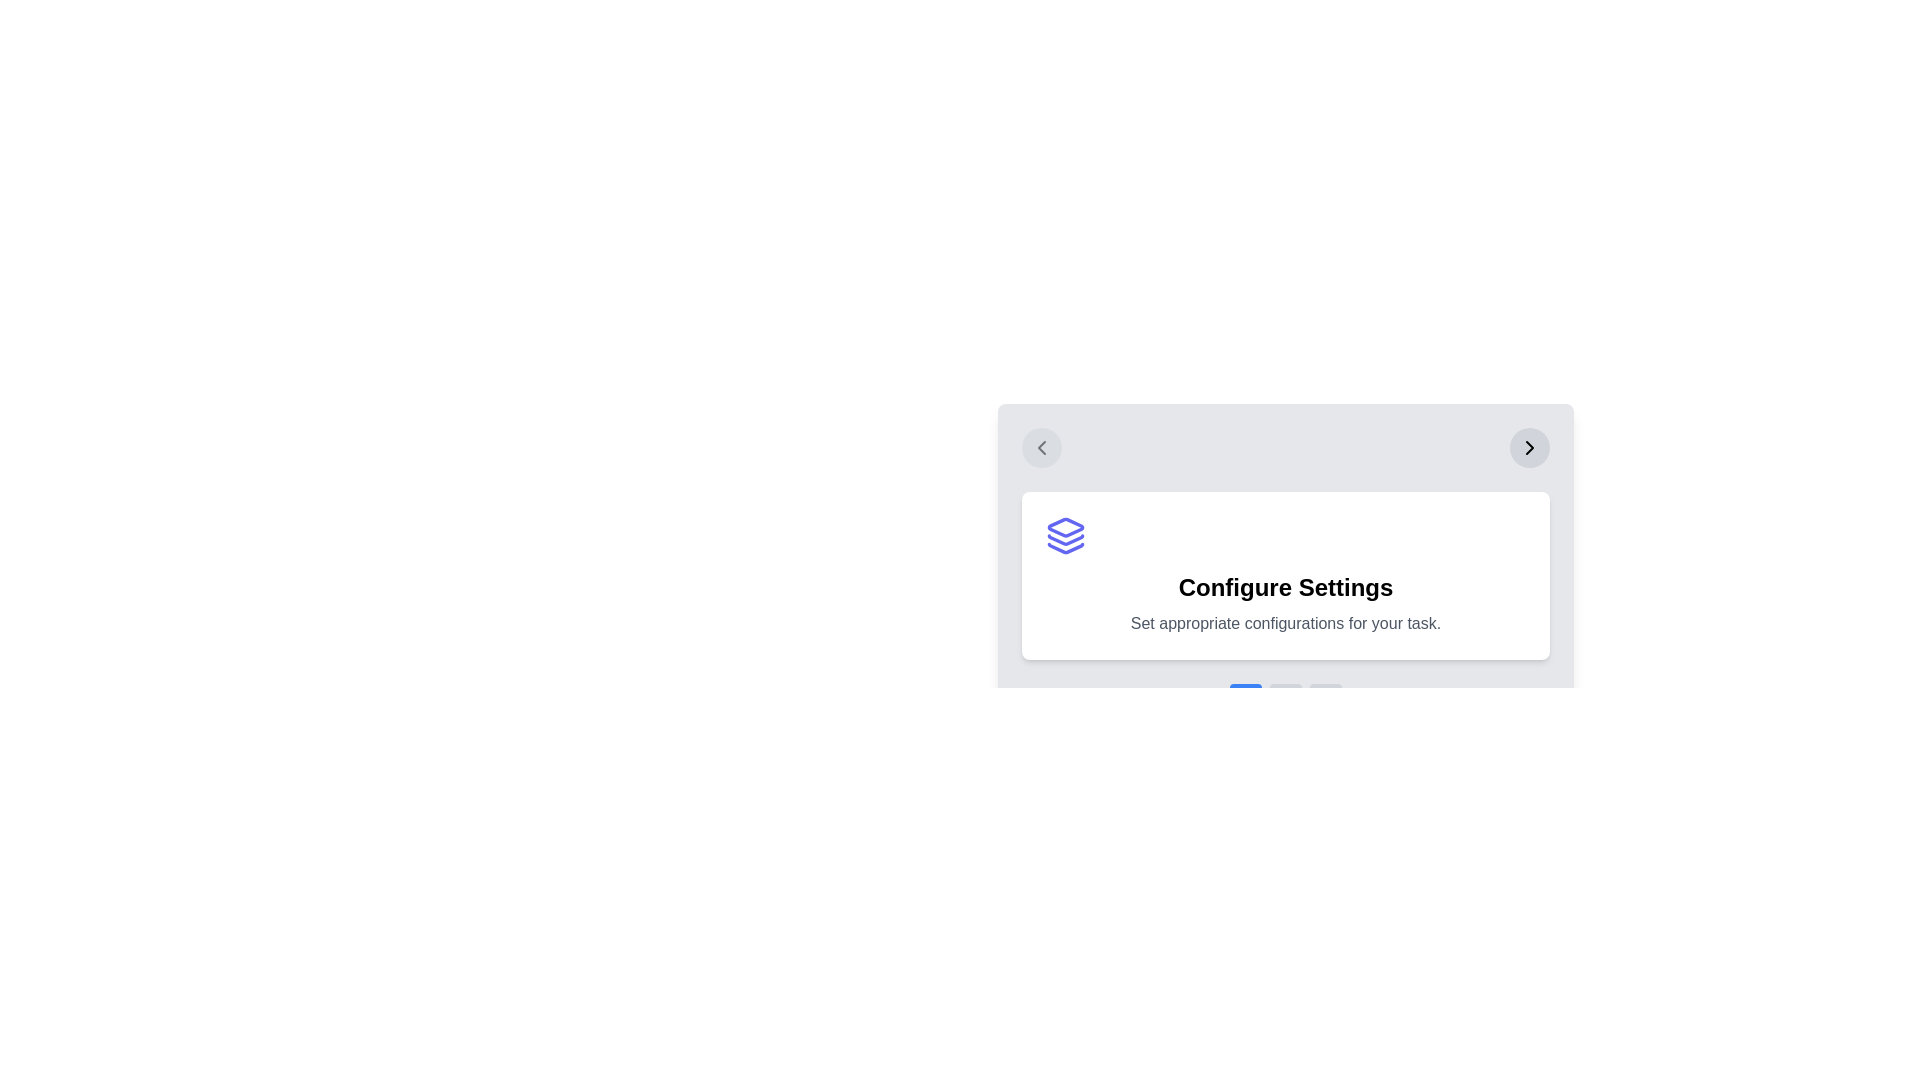  I want to click on the step indicator corresponding to step 2, so click(1286, 686).